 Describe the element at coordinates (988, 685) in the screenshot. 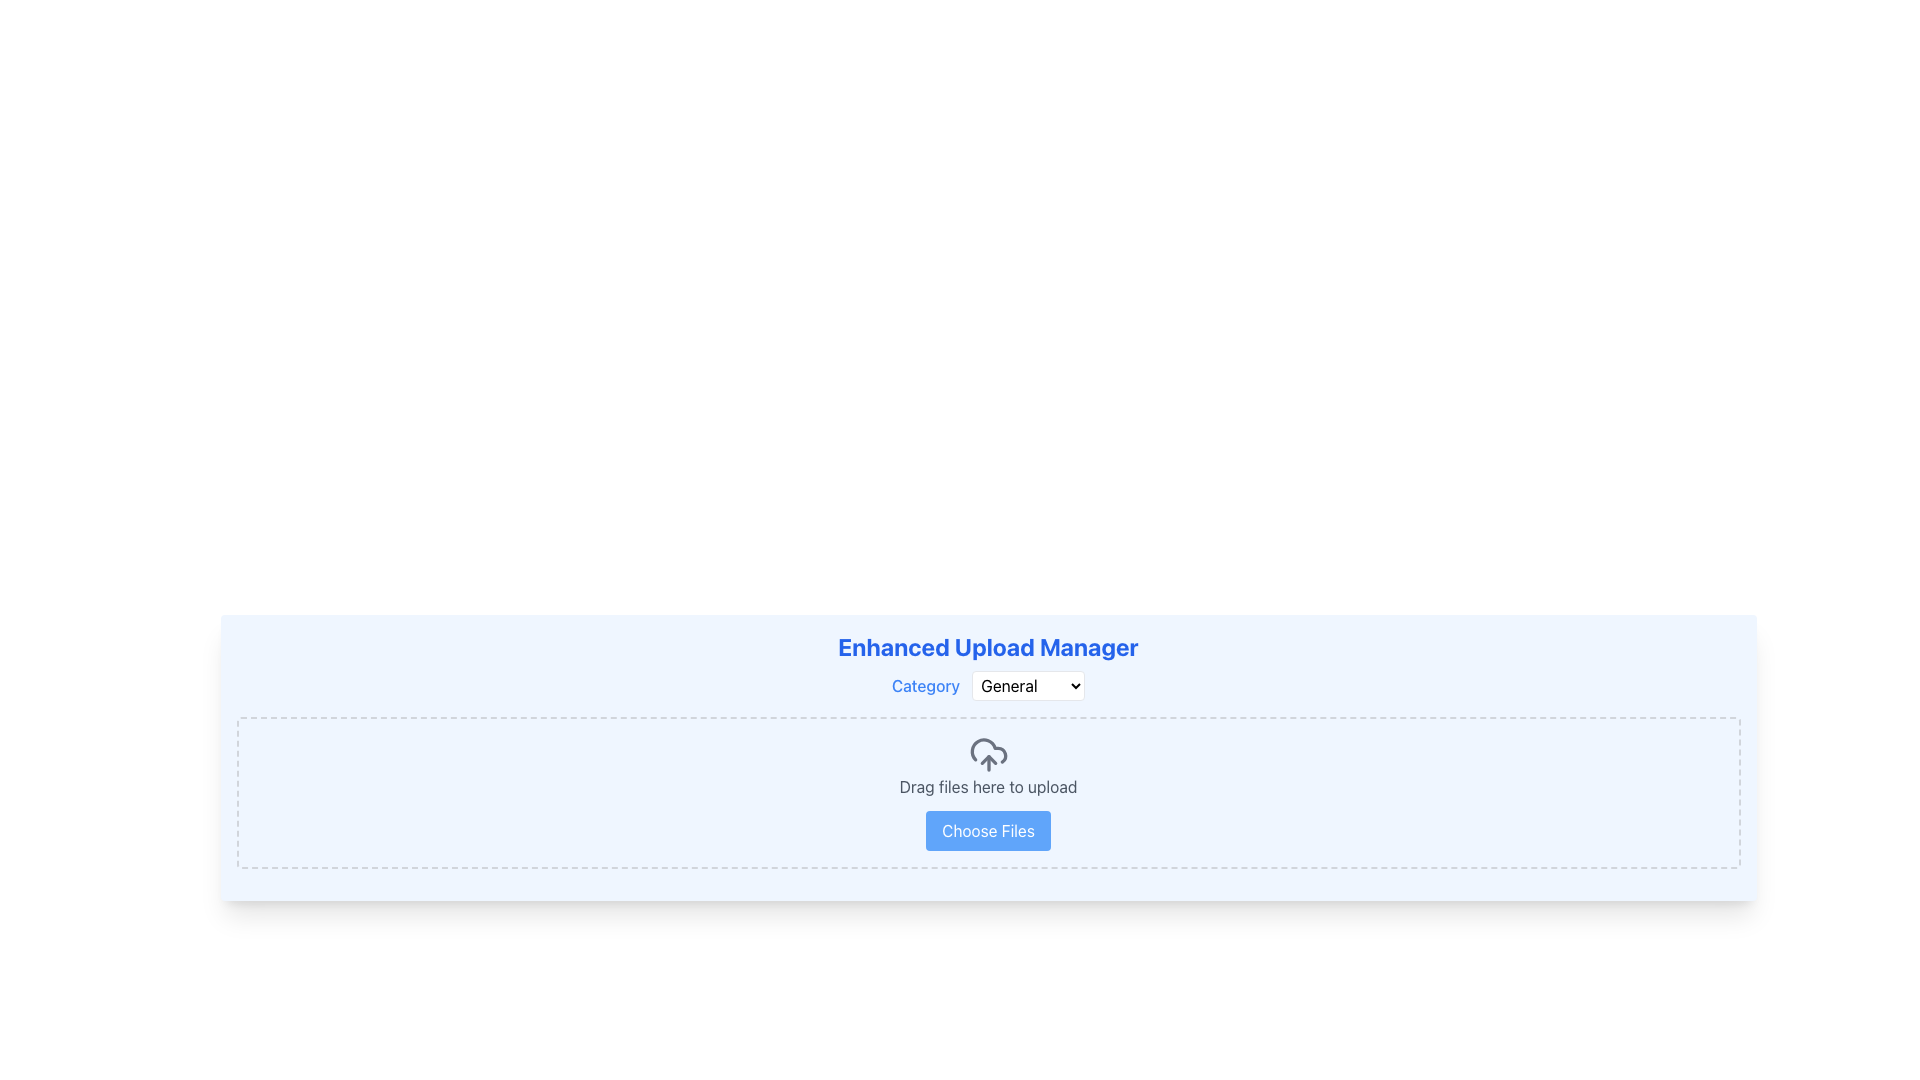

I see `the dropdown menu labeled 'Category'` at that location.